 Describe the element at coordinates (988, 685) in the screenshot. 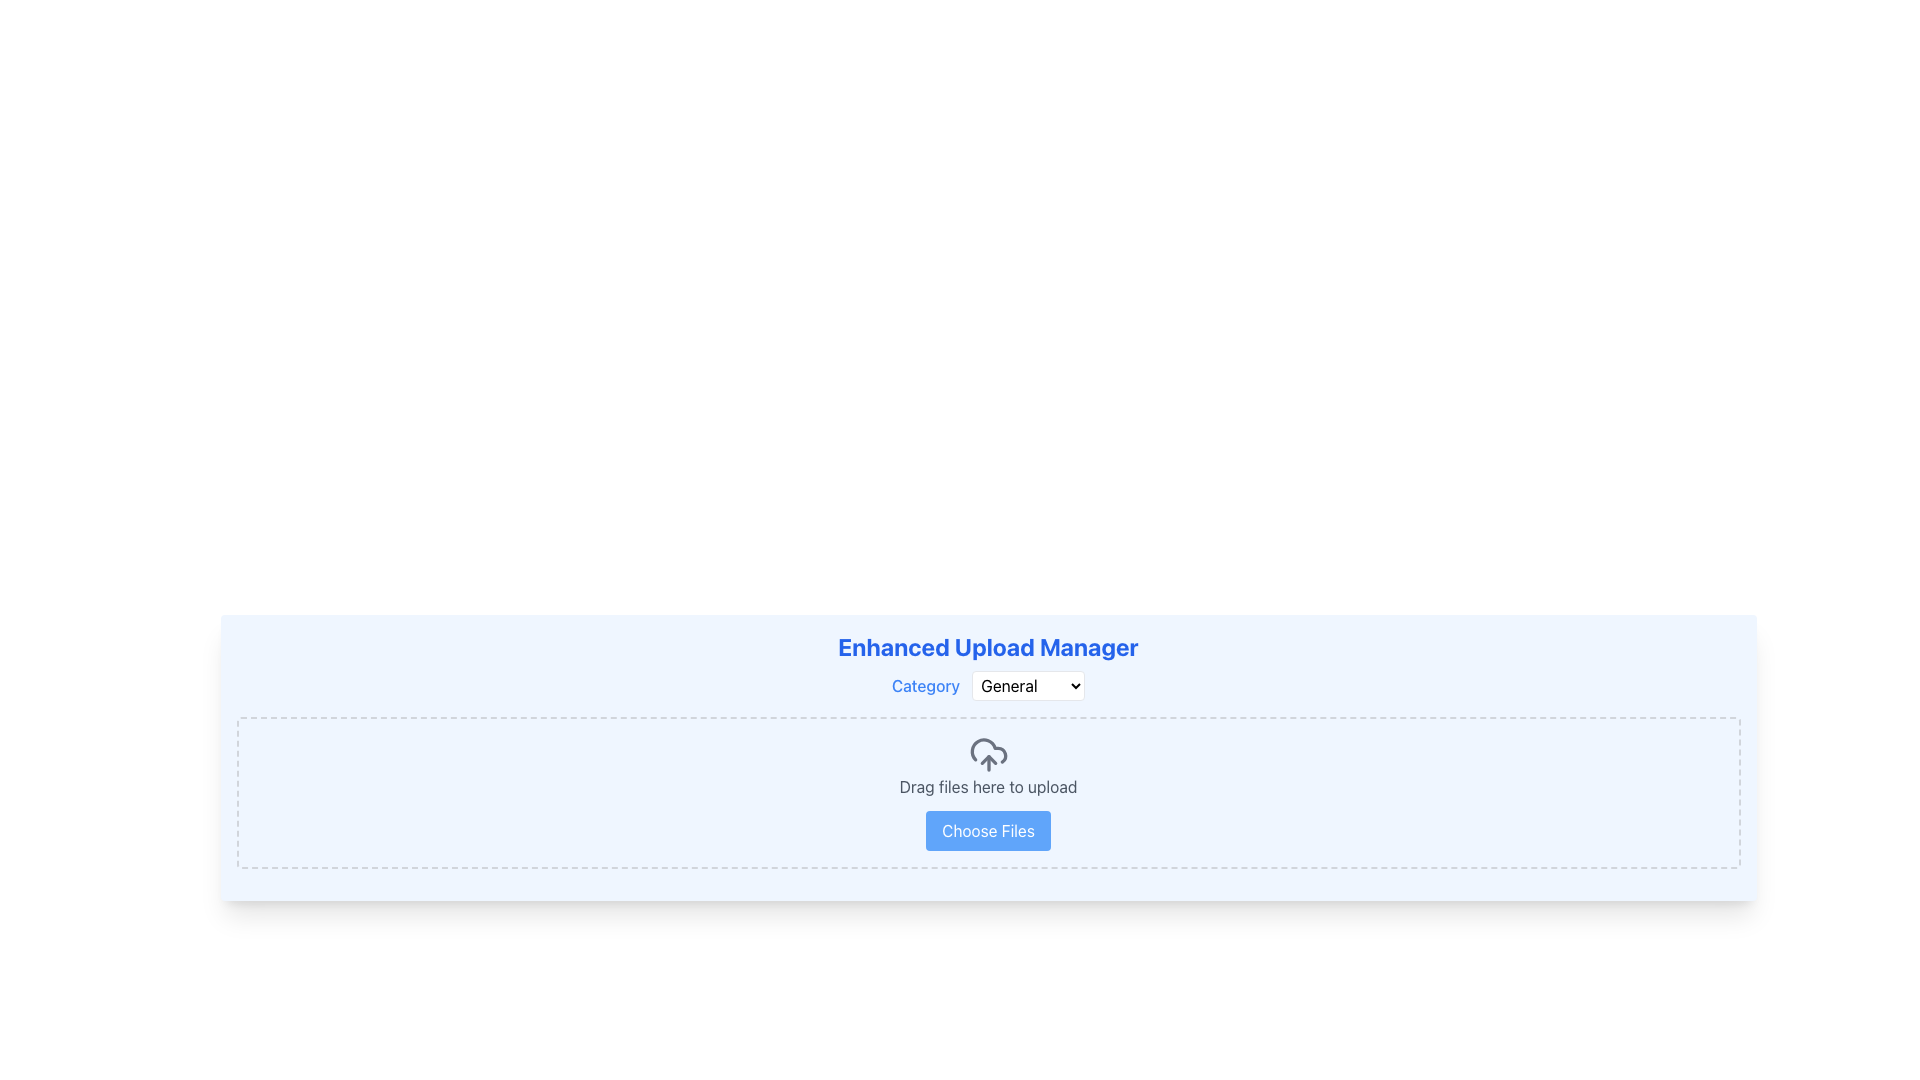

I see `the dropdown menu labeled 'Category'` at that location.